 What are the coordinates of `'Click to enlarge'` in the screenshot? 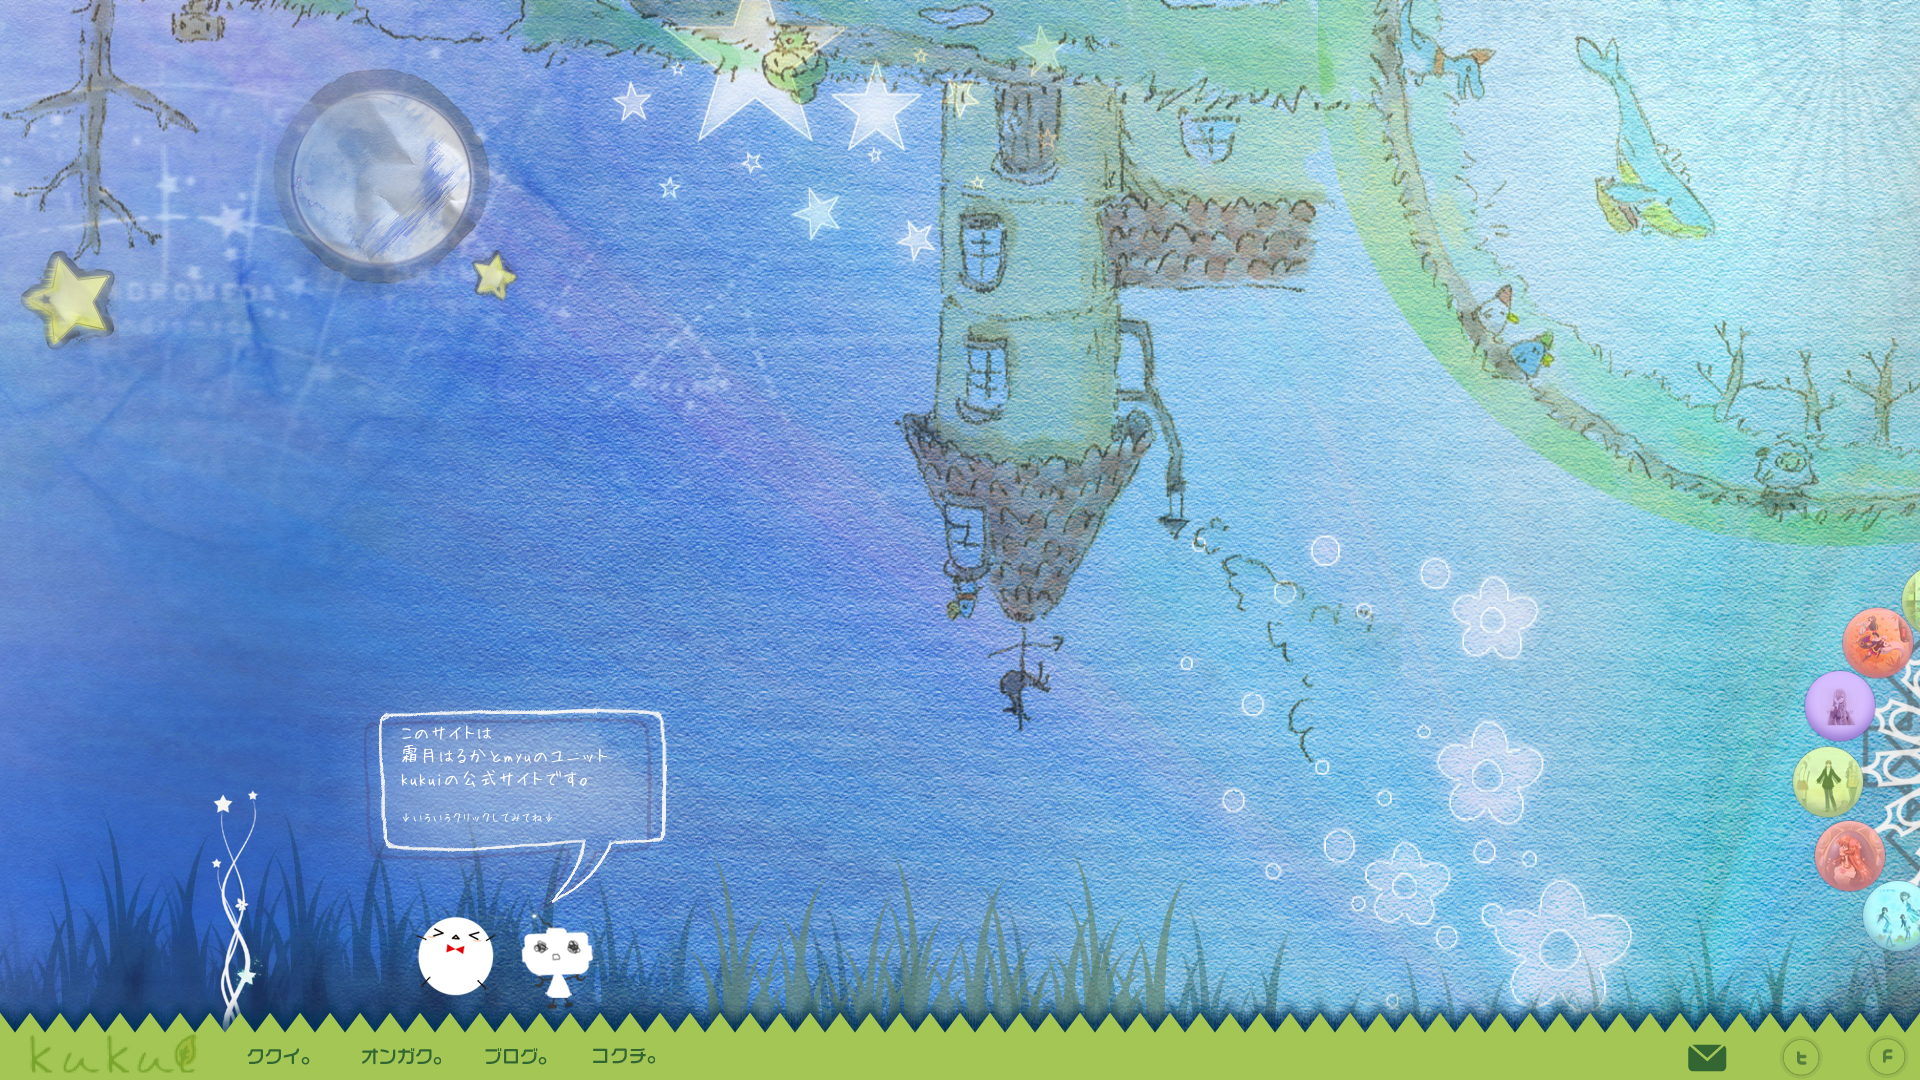 It's located at (1828, 781).